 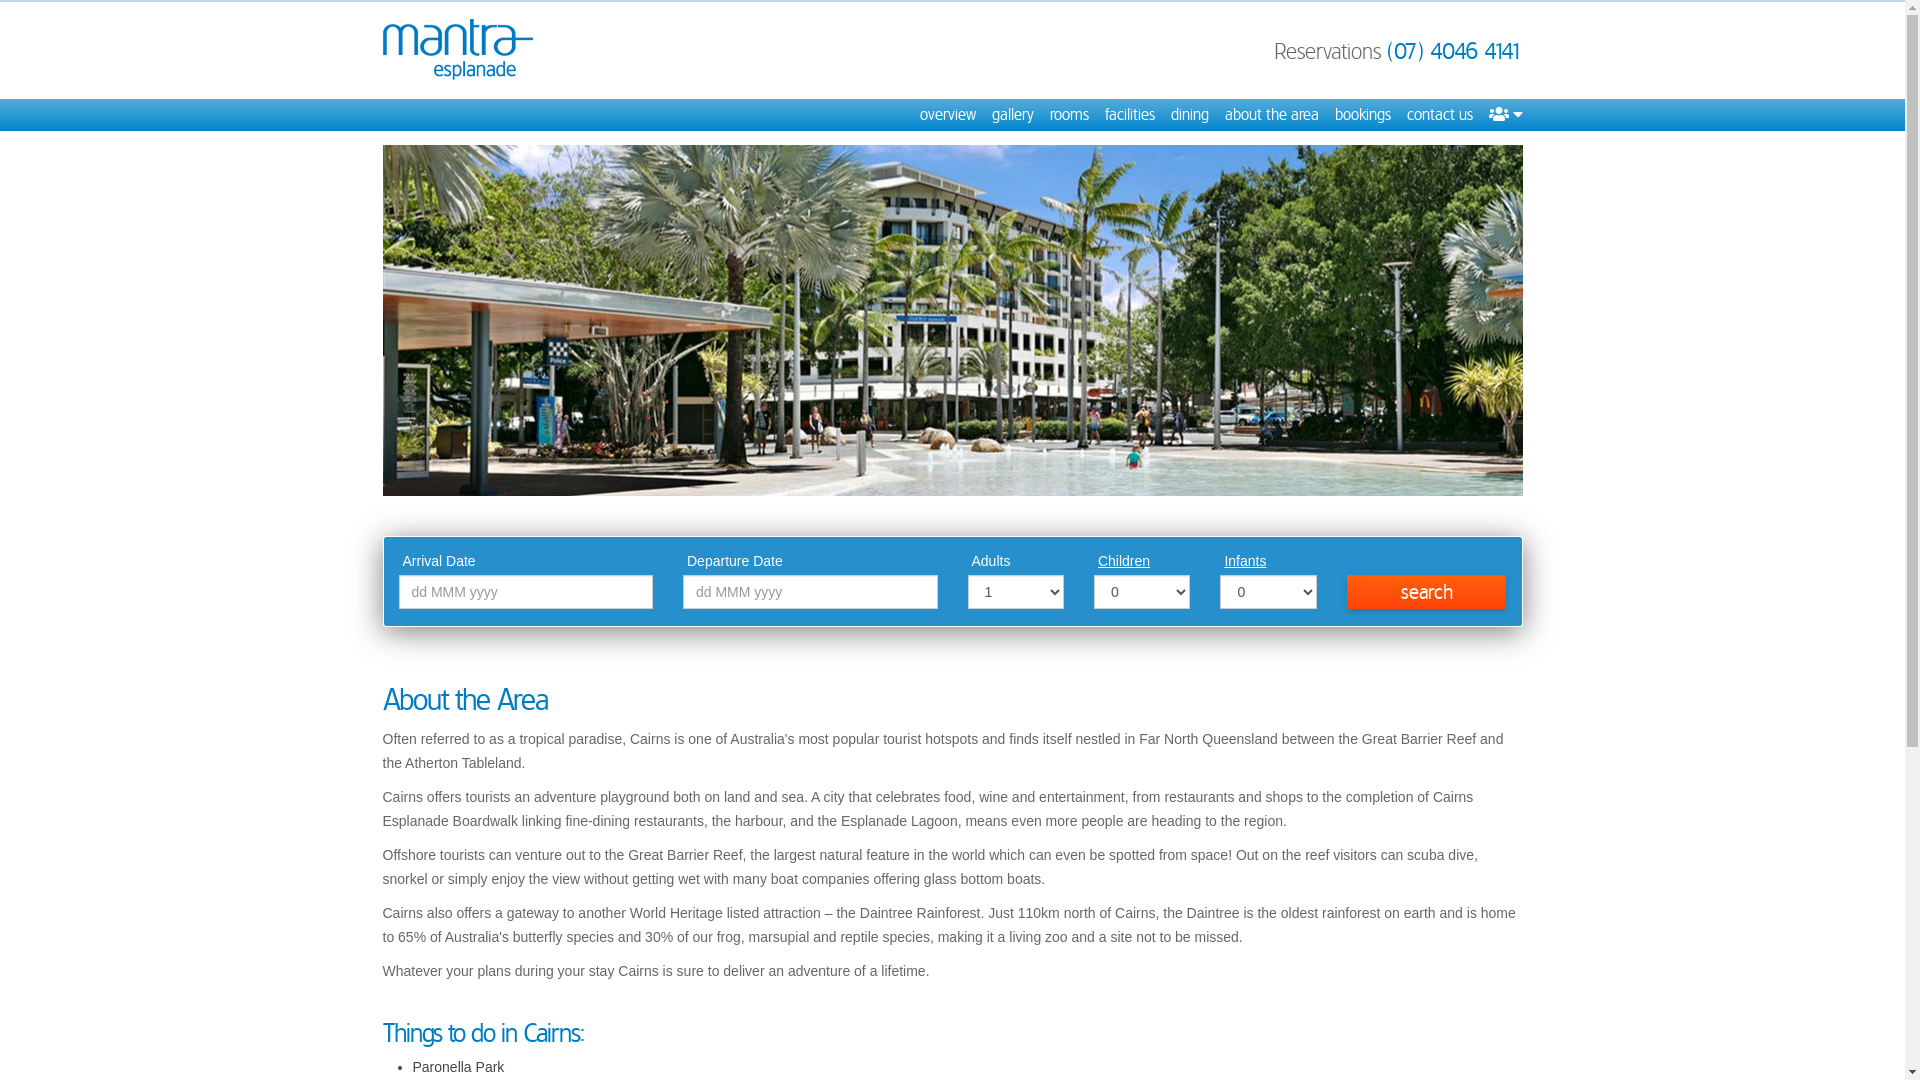 I want to click on 'facilities', so click(x=1128, y=115).